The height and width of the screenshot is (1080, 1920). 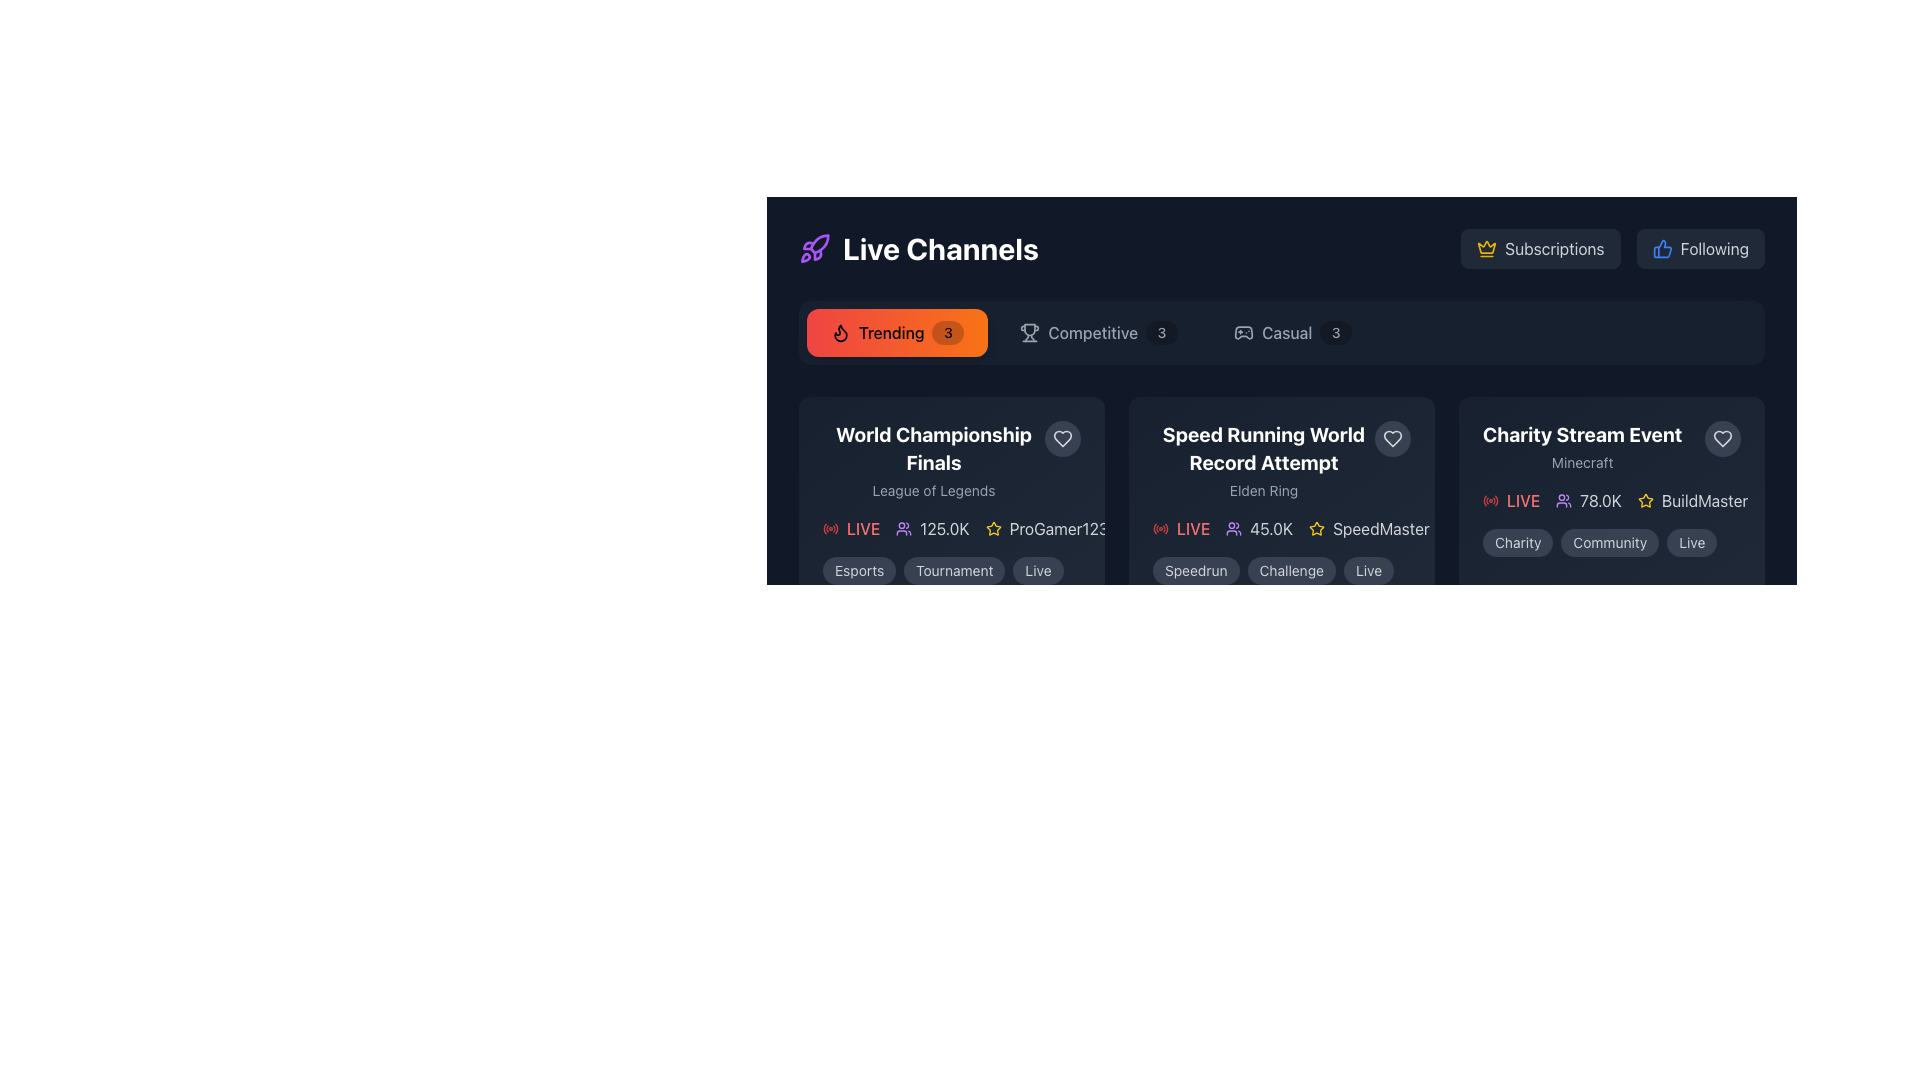 I want to click on the 'Trending' Navigation Button with a flame-shaped icon, which is the first button in the 'Live Channels' navigation bar, so click(x=896, y=331).